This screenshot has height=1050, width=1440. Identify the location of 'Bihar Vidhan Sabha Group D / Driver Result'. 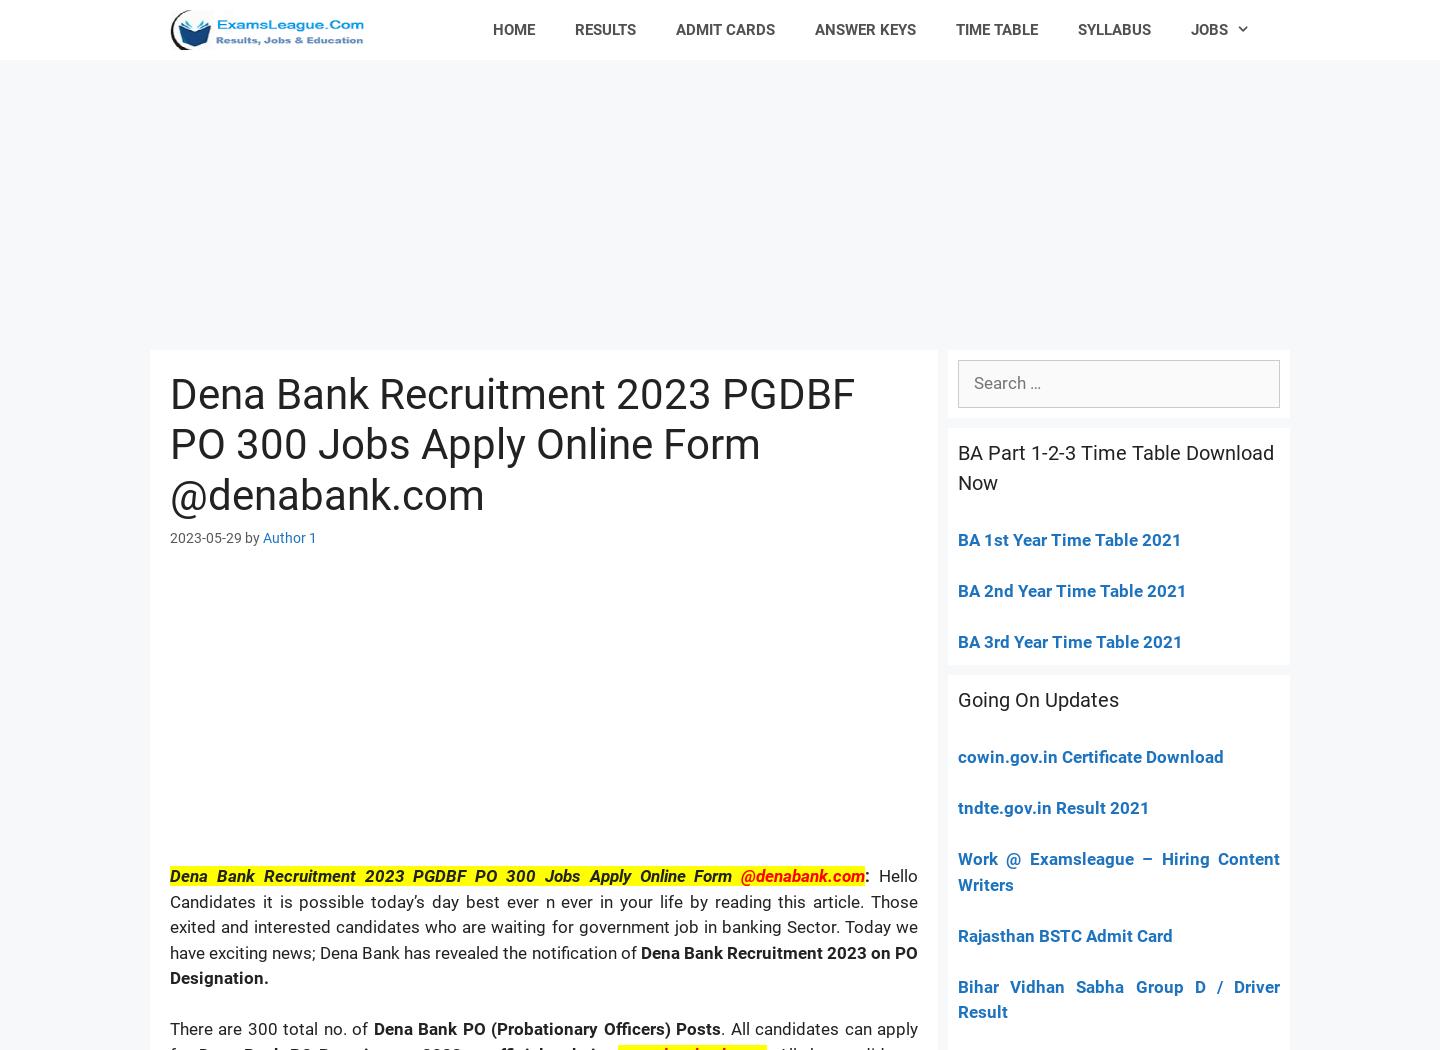
(1118, 998).